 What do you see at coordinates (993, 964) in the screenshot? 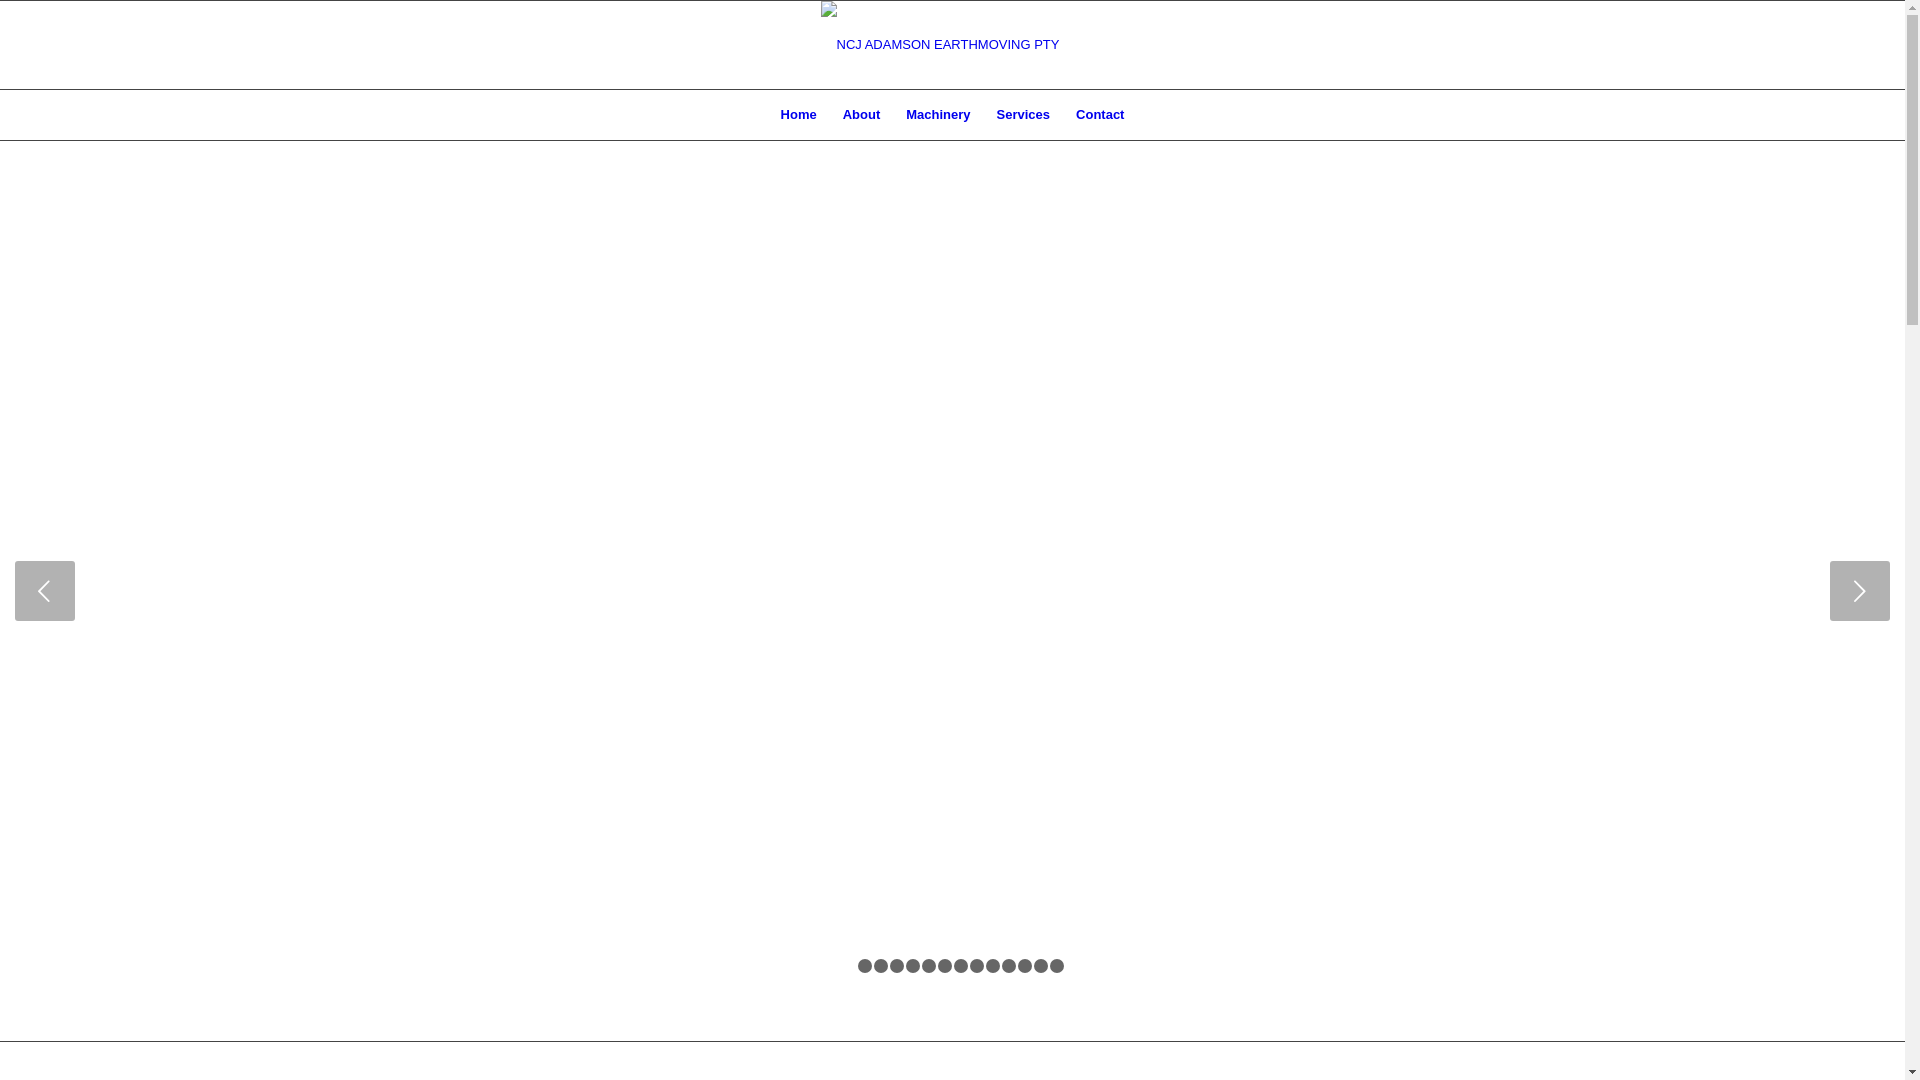
I see `'10'` at bounding box center [993, 964].